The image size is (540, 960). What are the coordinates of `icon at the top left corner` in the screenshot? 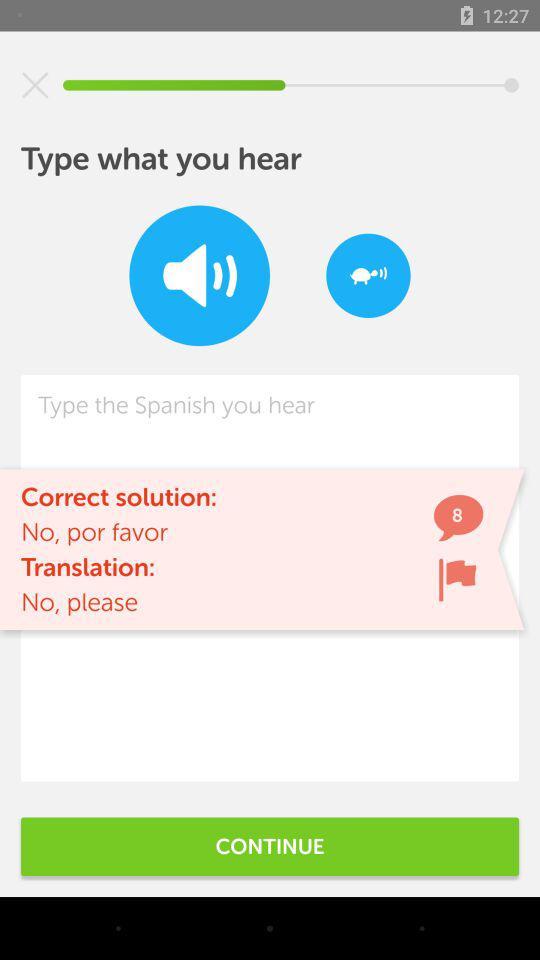 It's located at (35, 85).